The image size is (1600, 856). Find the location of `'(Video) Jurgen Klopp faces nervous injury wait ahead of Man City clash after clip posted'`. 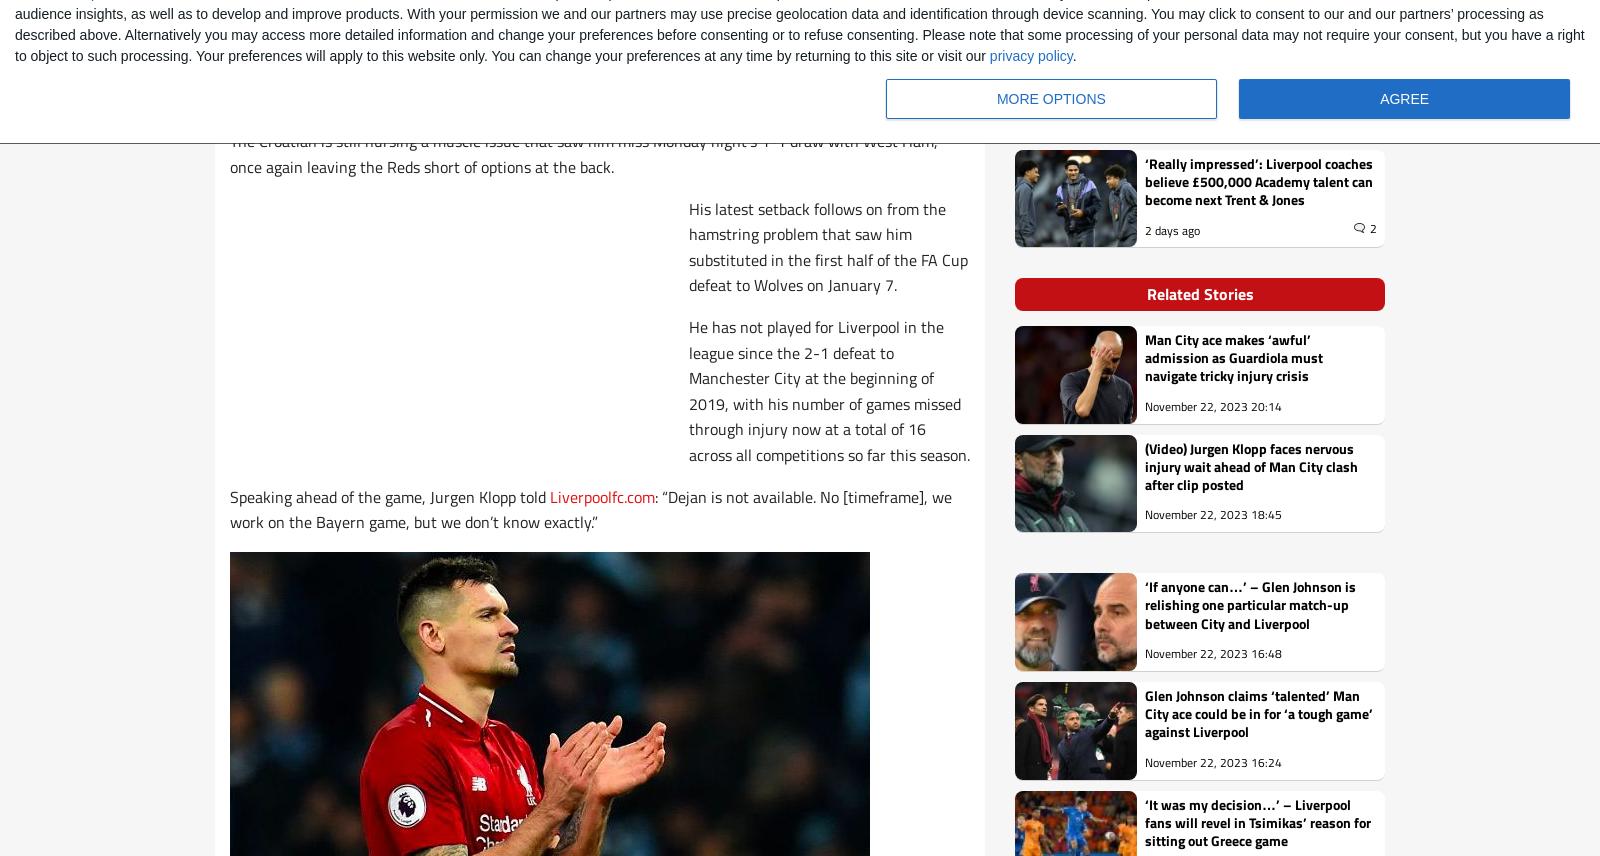

'(Video) Jurgen Klopp faces nervous injury wait ahead of Man City clash after clip posted' is located at coordinates (1250, 464).